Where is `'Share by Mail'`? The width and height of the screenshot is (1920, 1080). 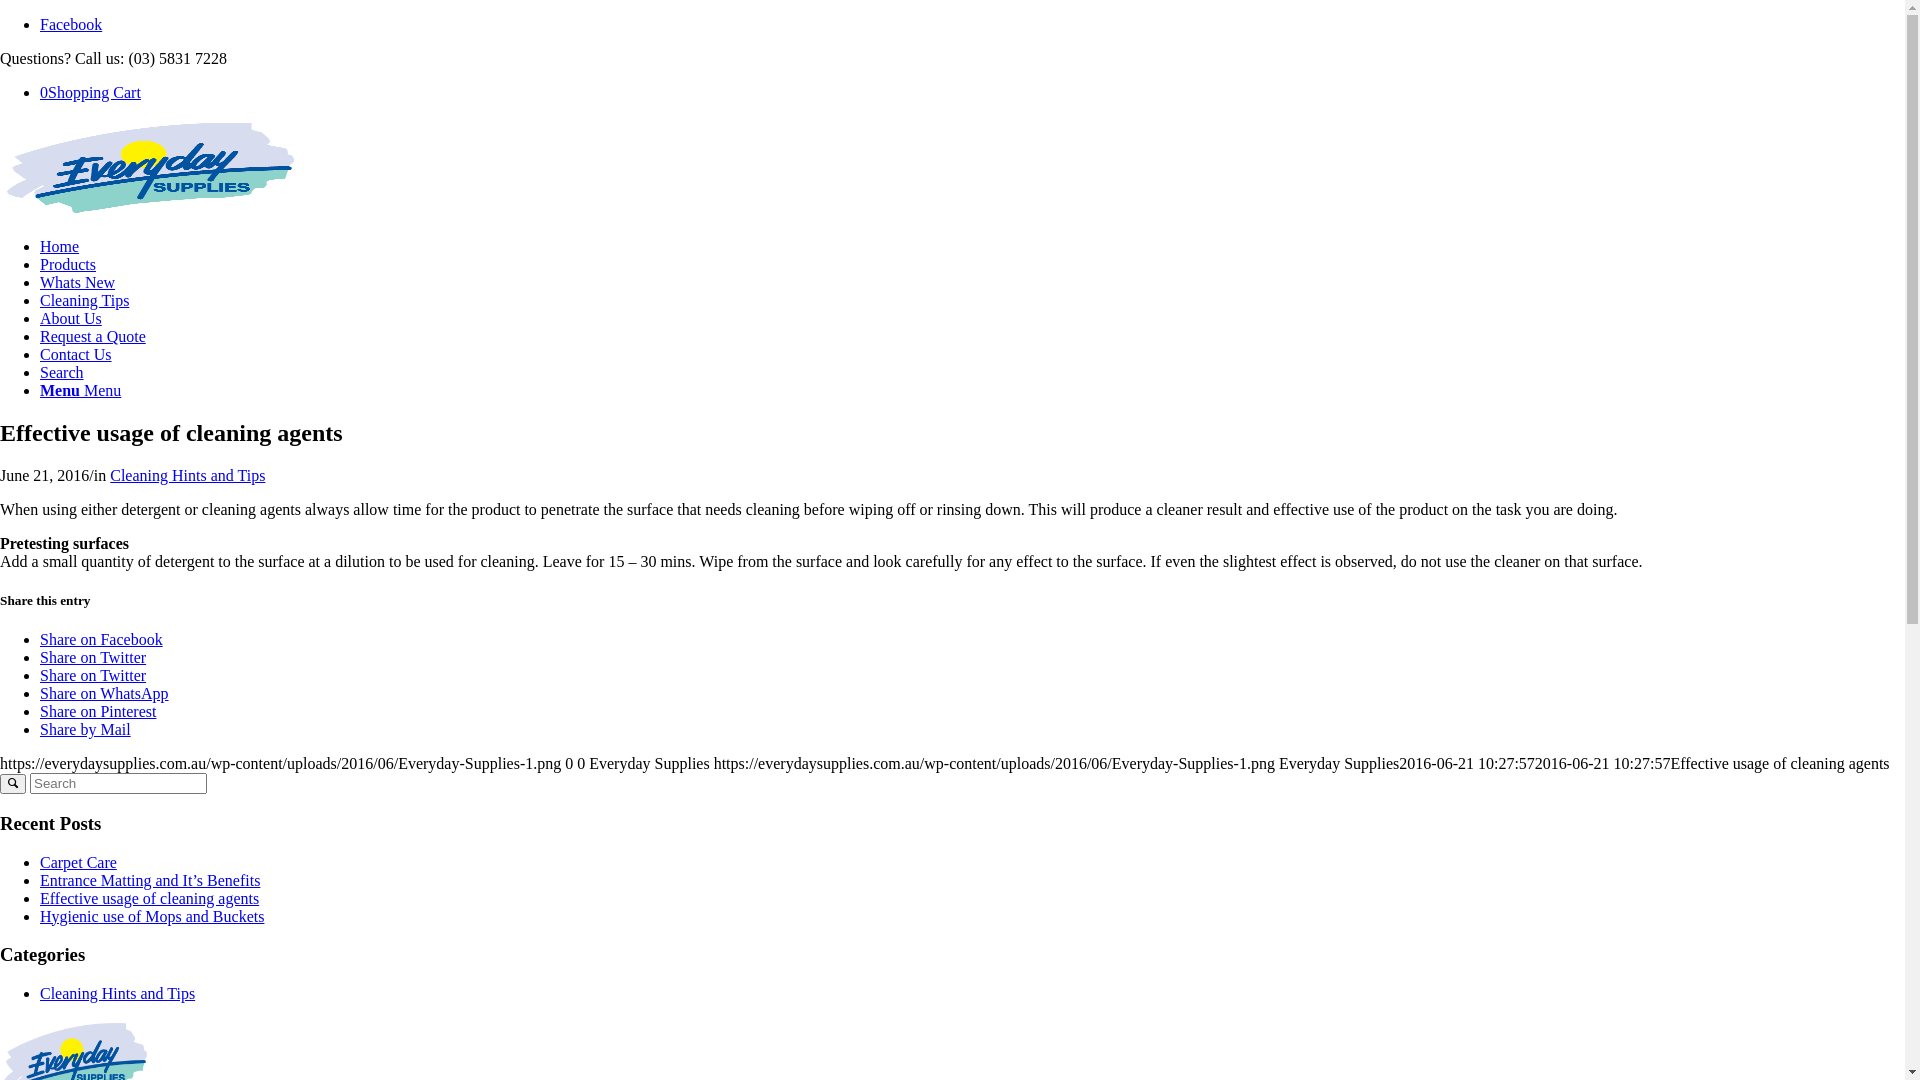
'Share by Mail' is located at coordinates (39, 729).